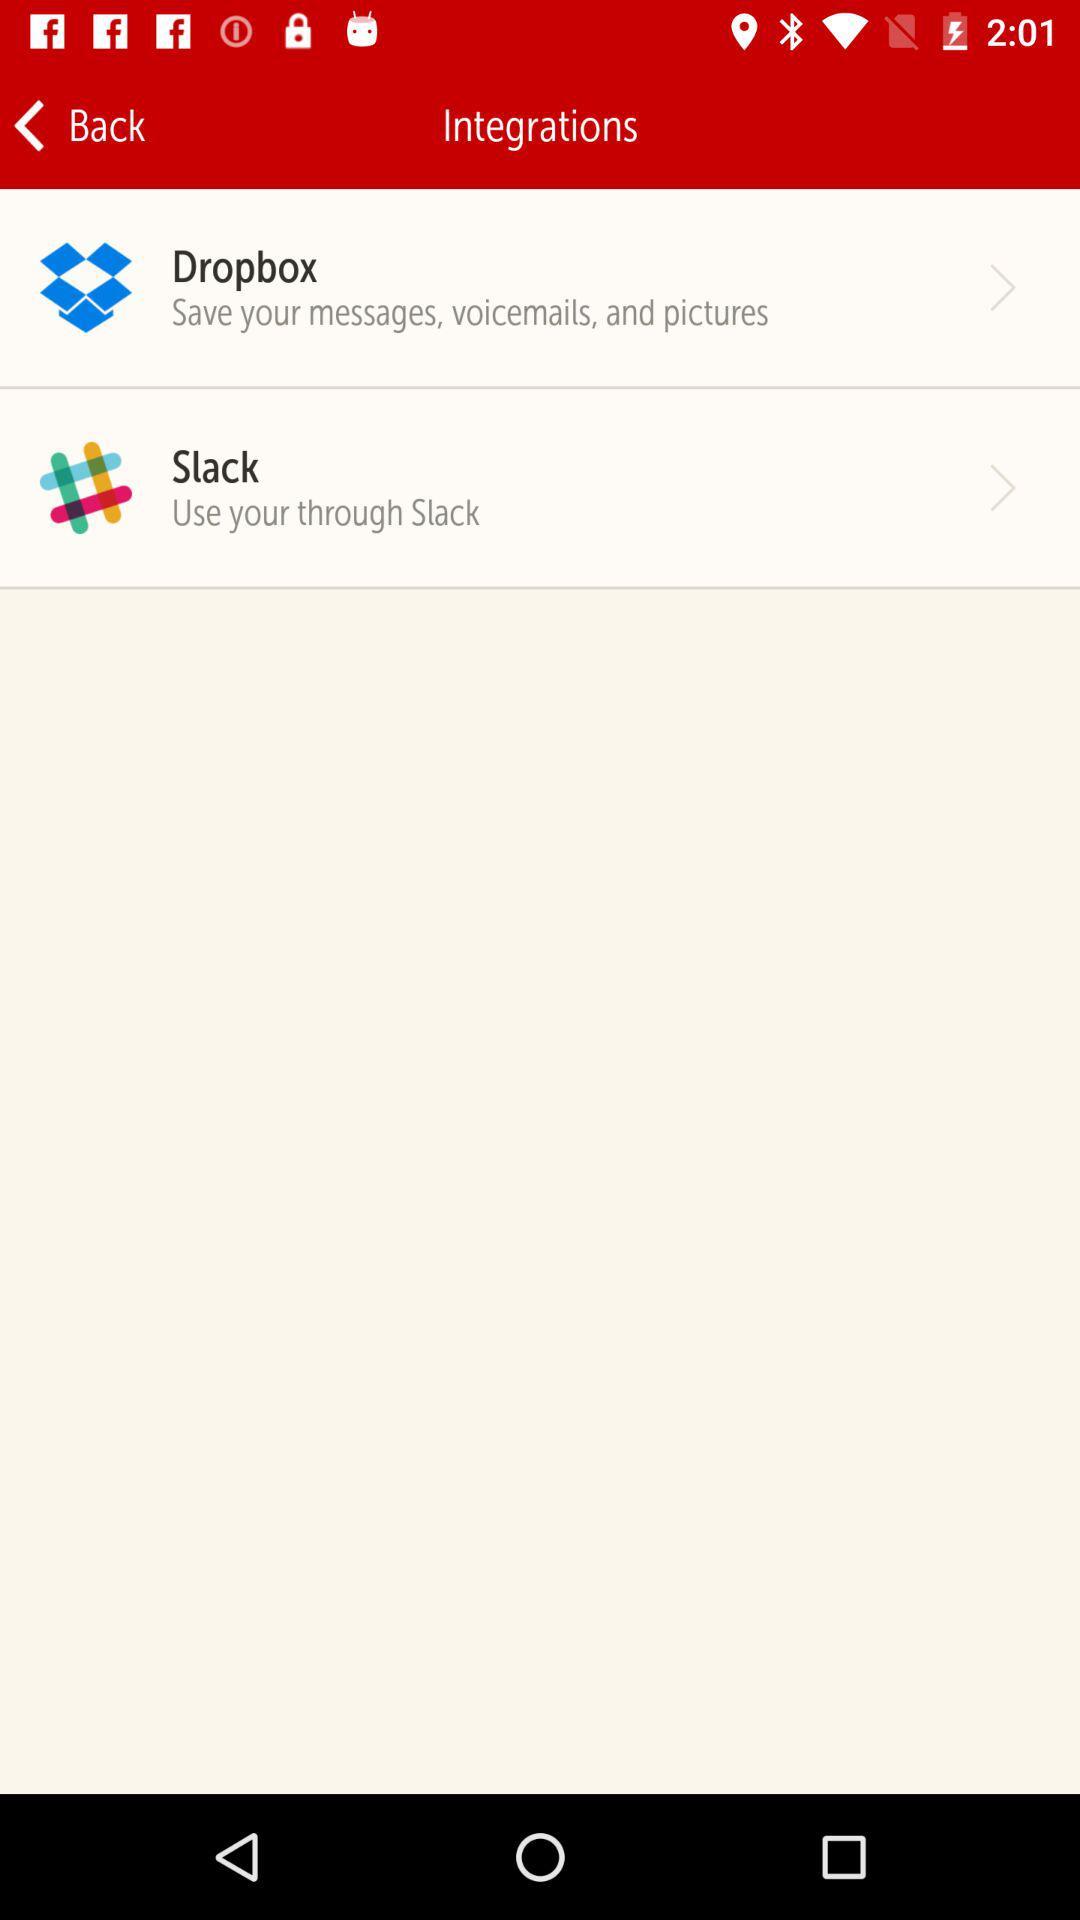  Describe the element at coordinates (243, 265) in the screenshot. I see `item above save your messages icon` at that location.